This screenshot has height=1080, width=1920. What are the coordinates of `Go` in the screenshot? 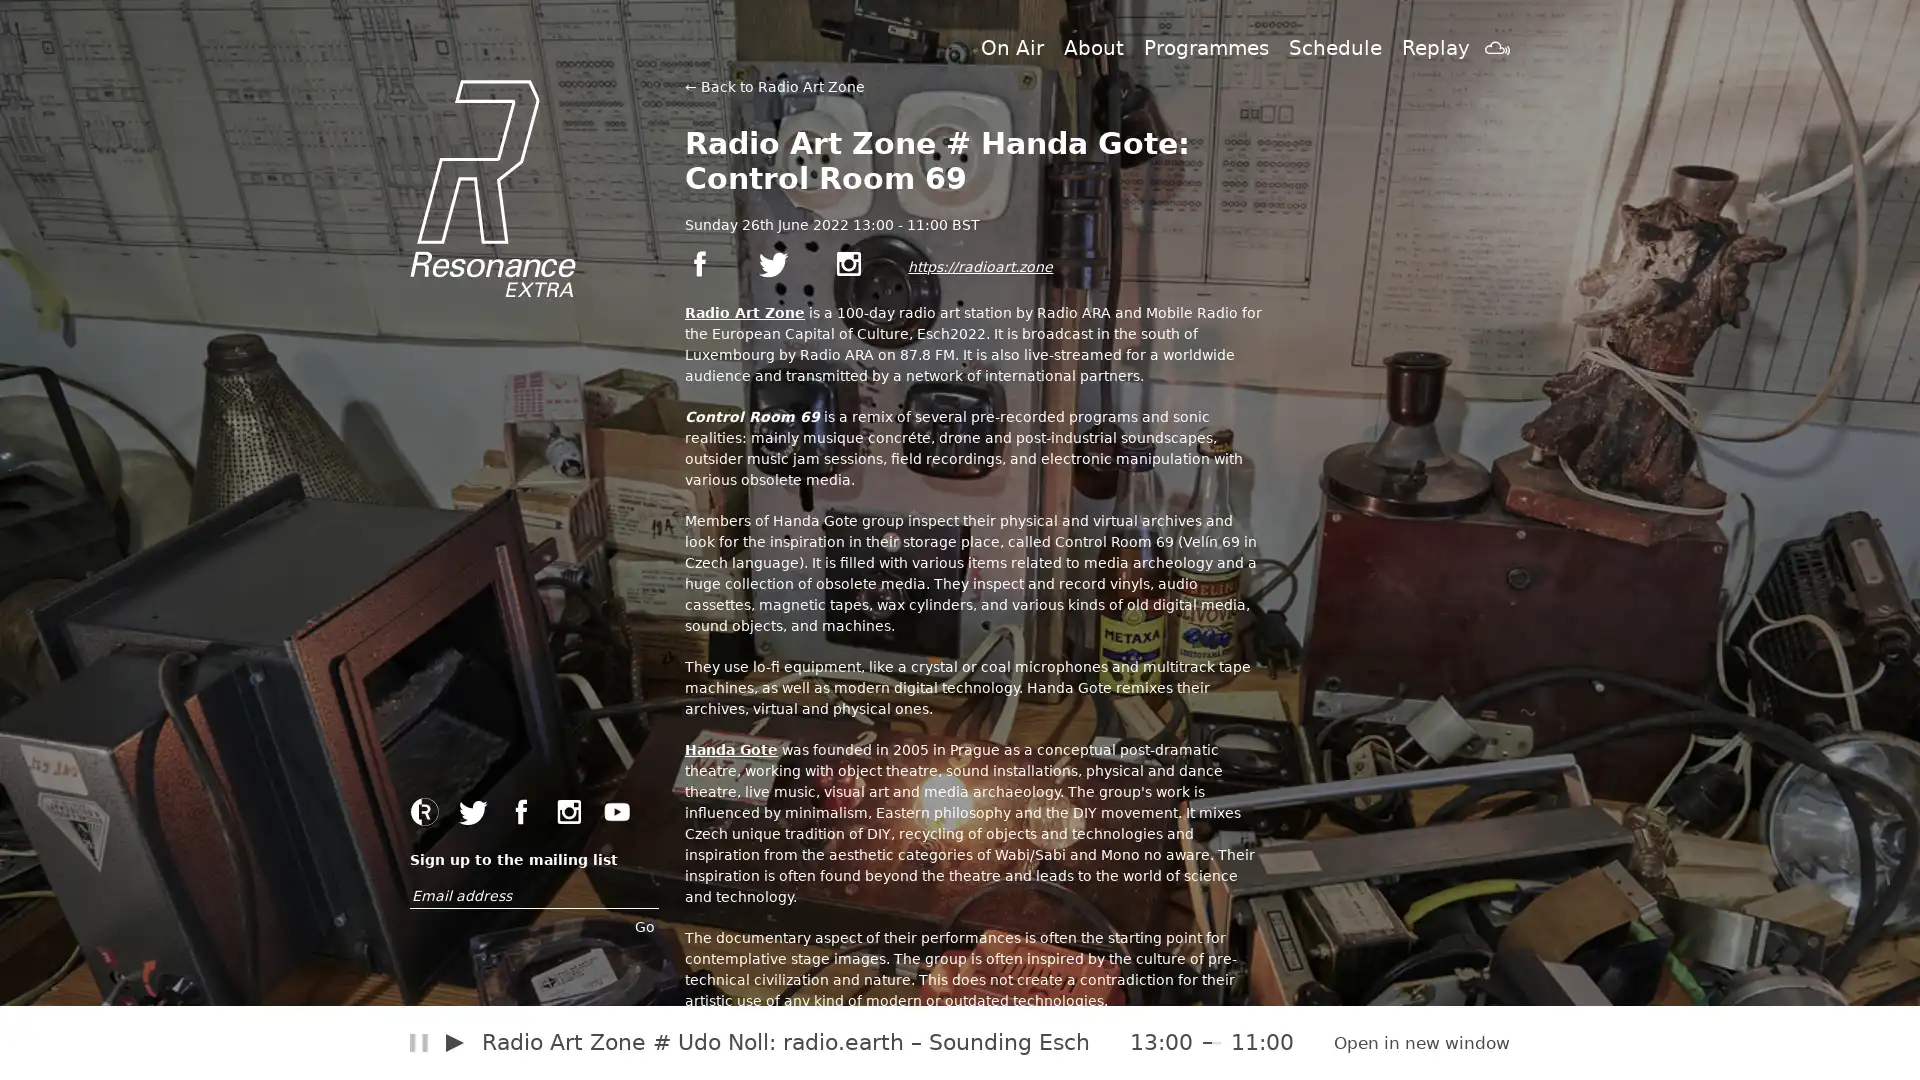 It's located at (644, 921).